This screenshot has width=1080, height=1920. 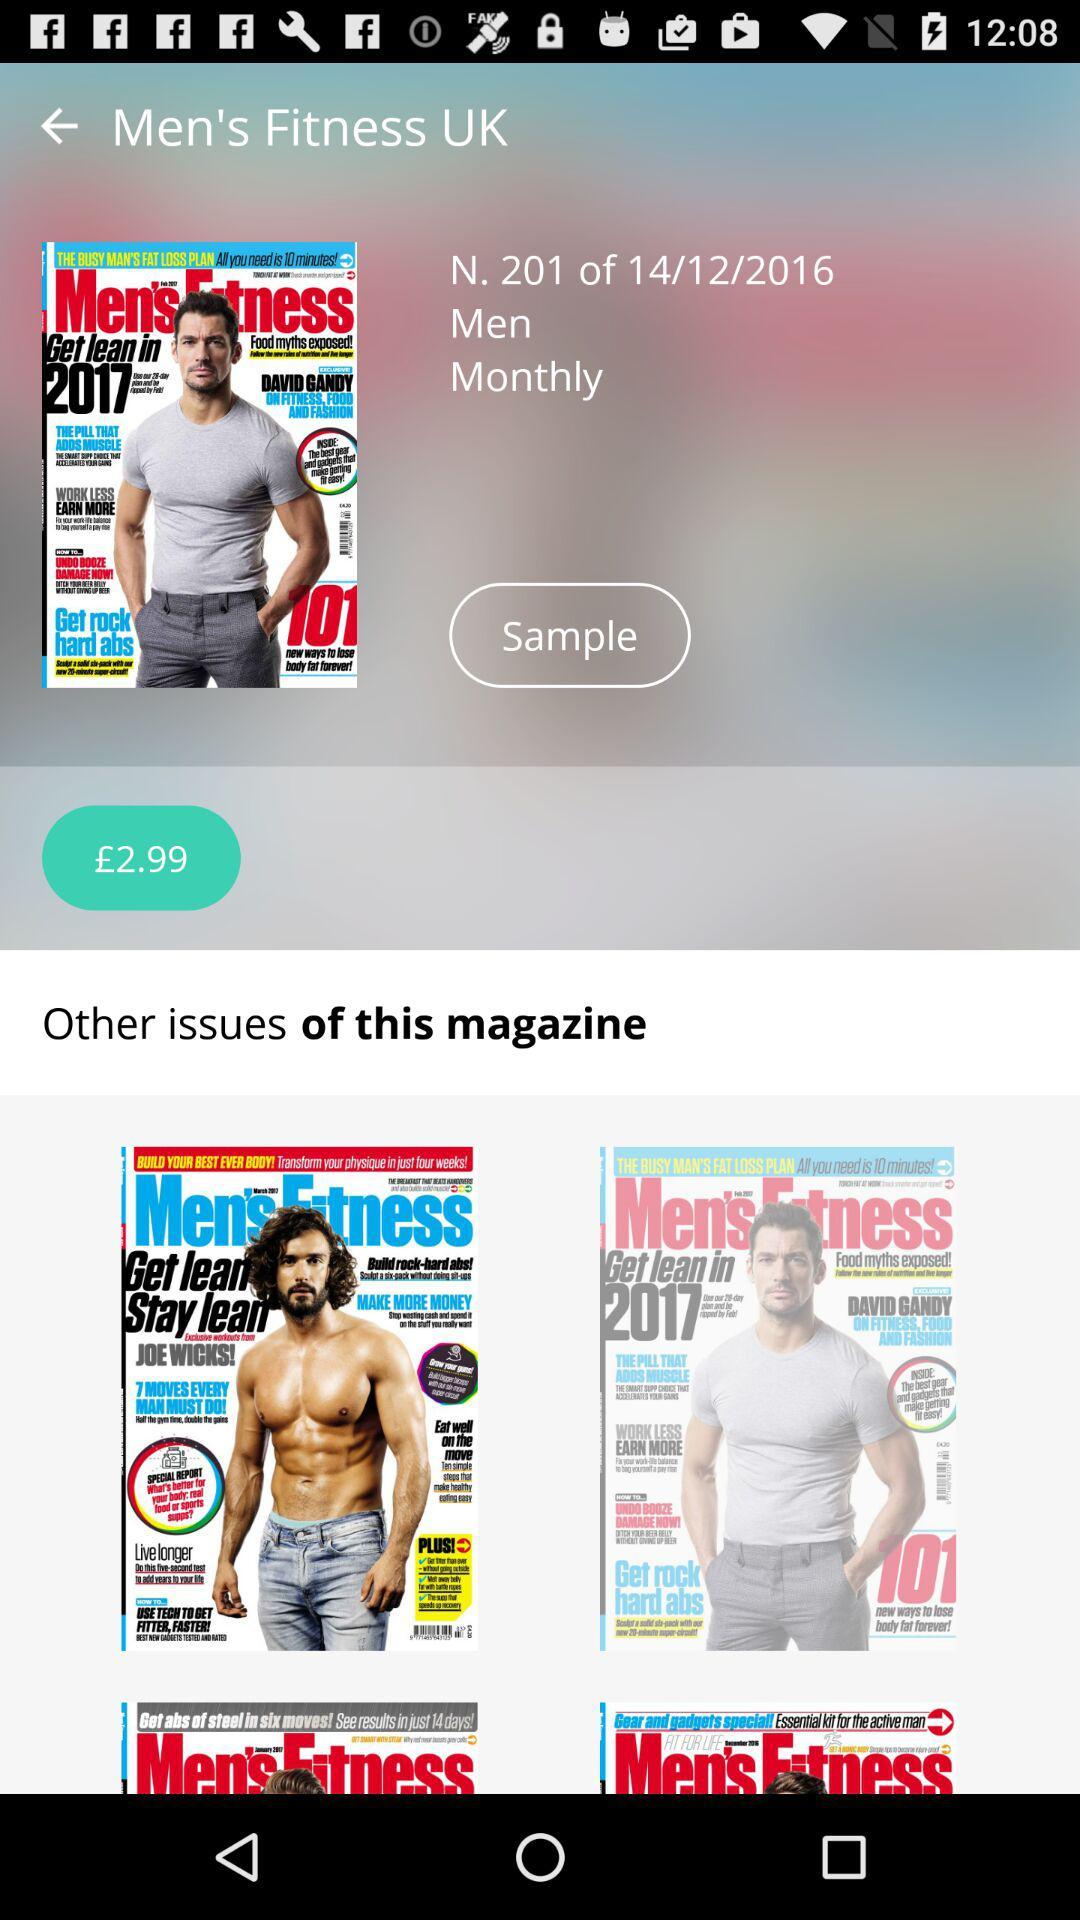 What do you see at coordinates (58, 124) in the screenshot?
I see `previous page` at bounding box center [58, 124].